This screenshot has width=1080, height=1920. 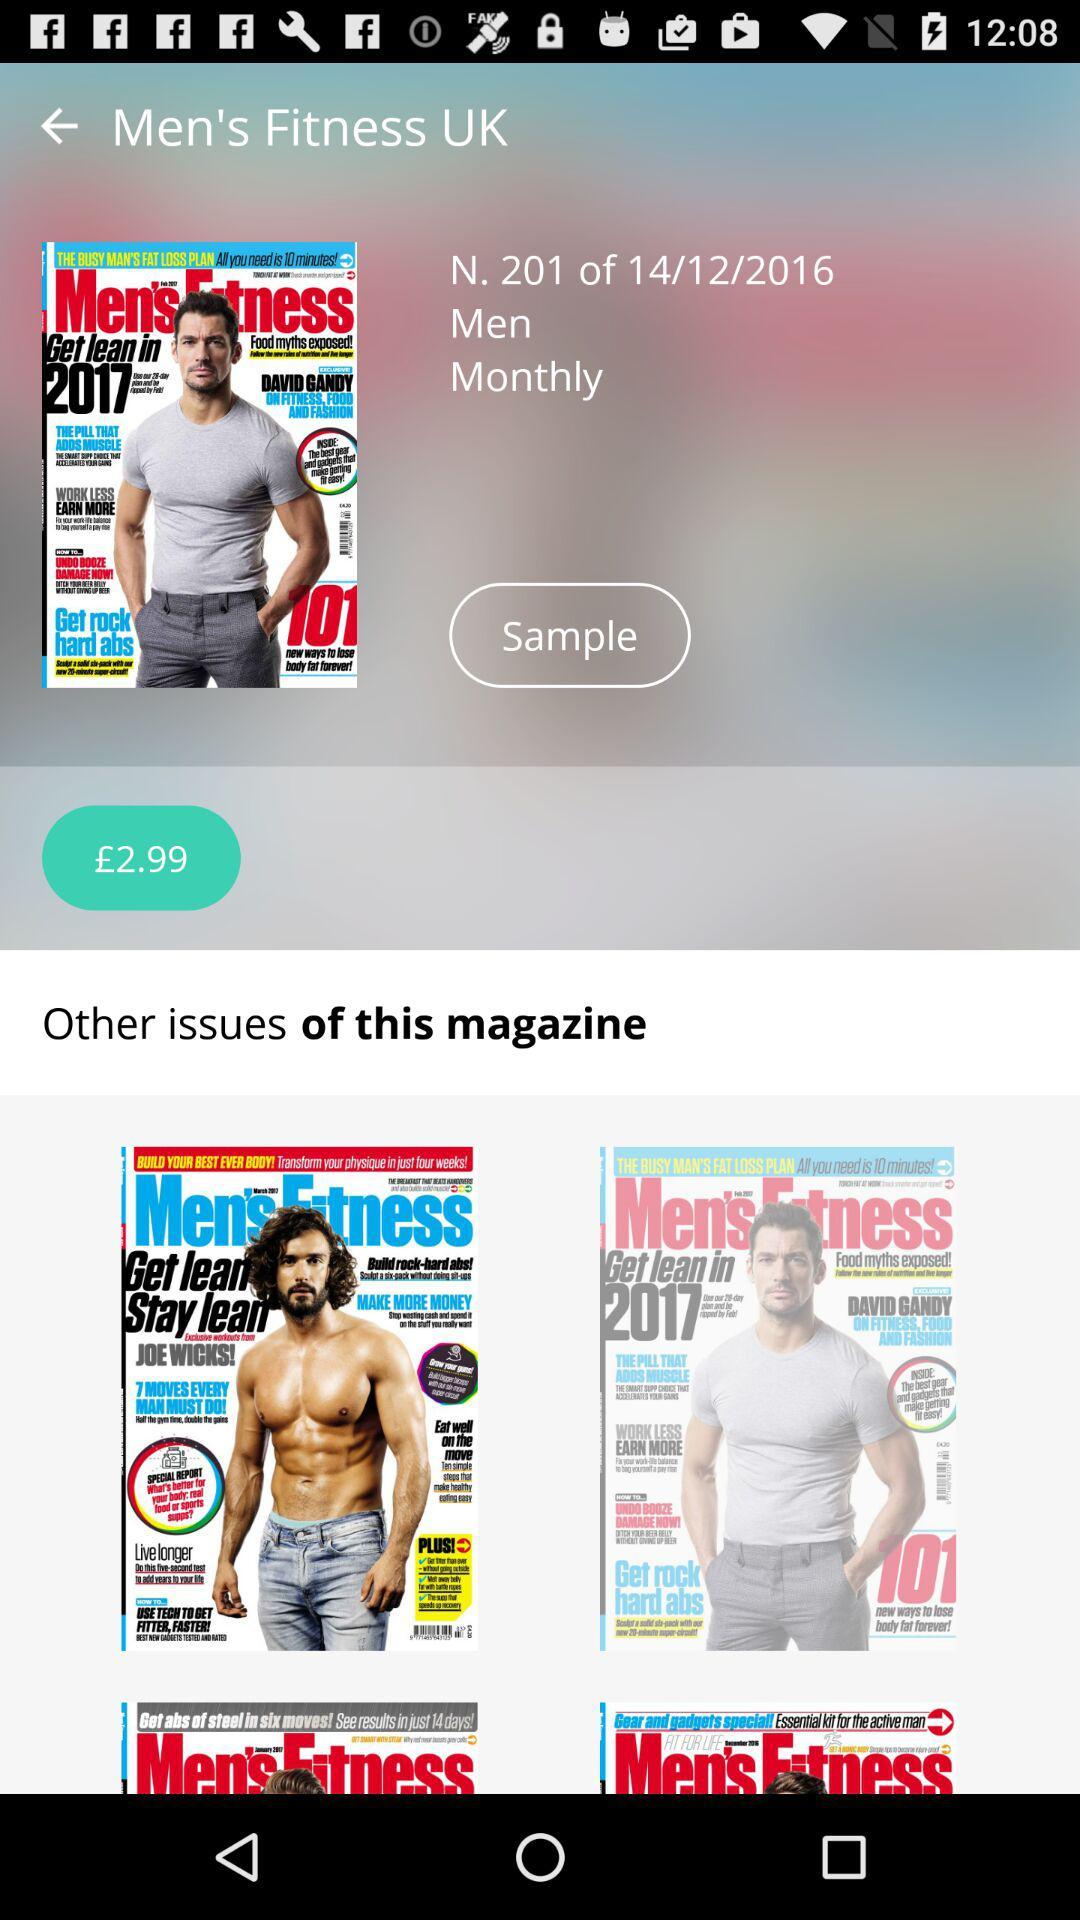 What do you see at coordinates (58, 124) in the screenshot?
I see `previous page` at bounding box center [58, 124].